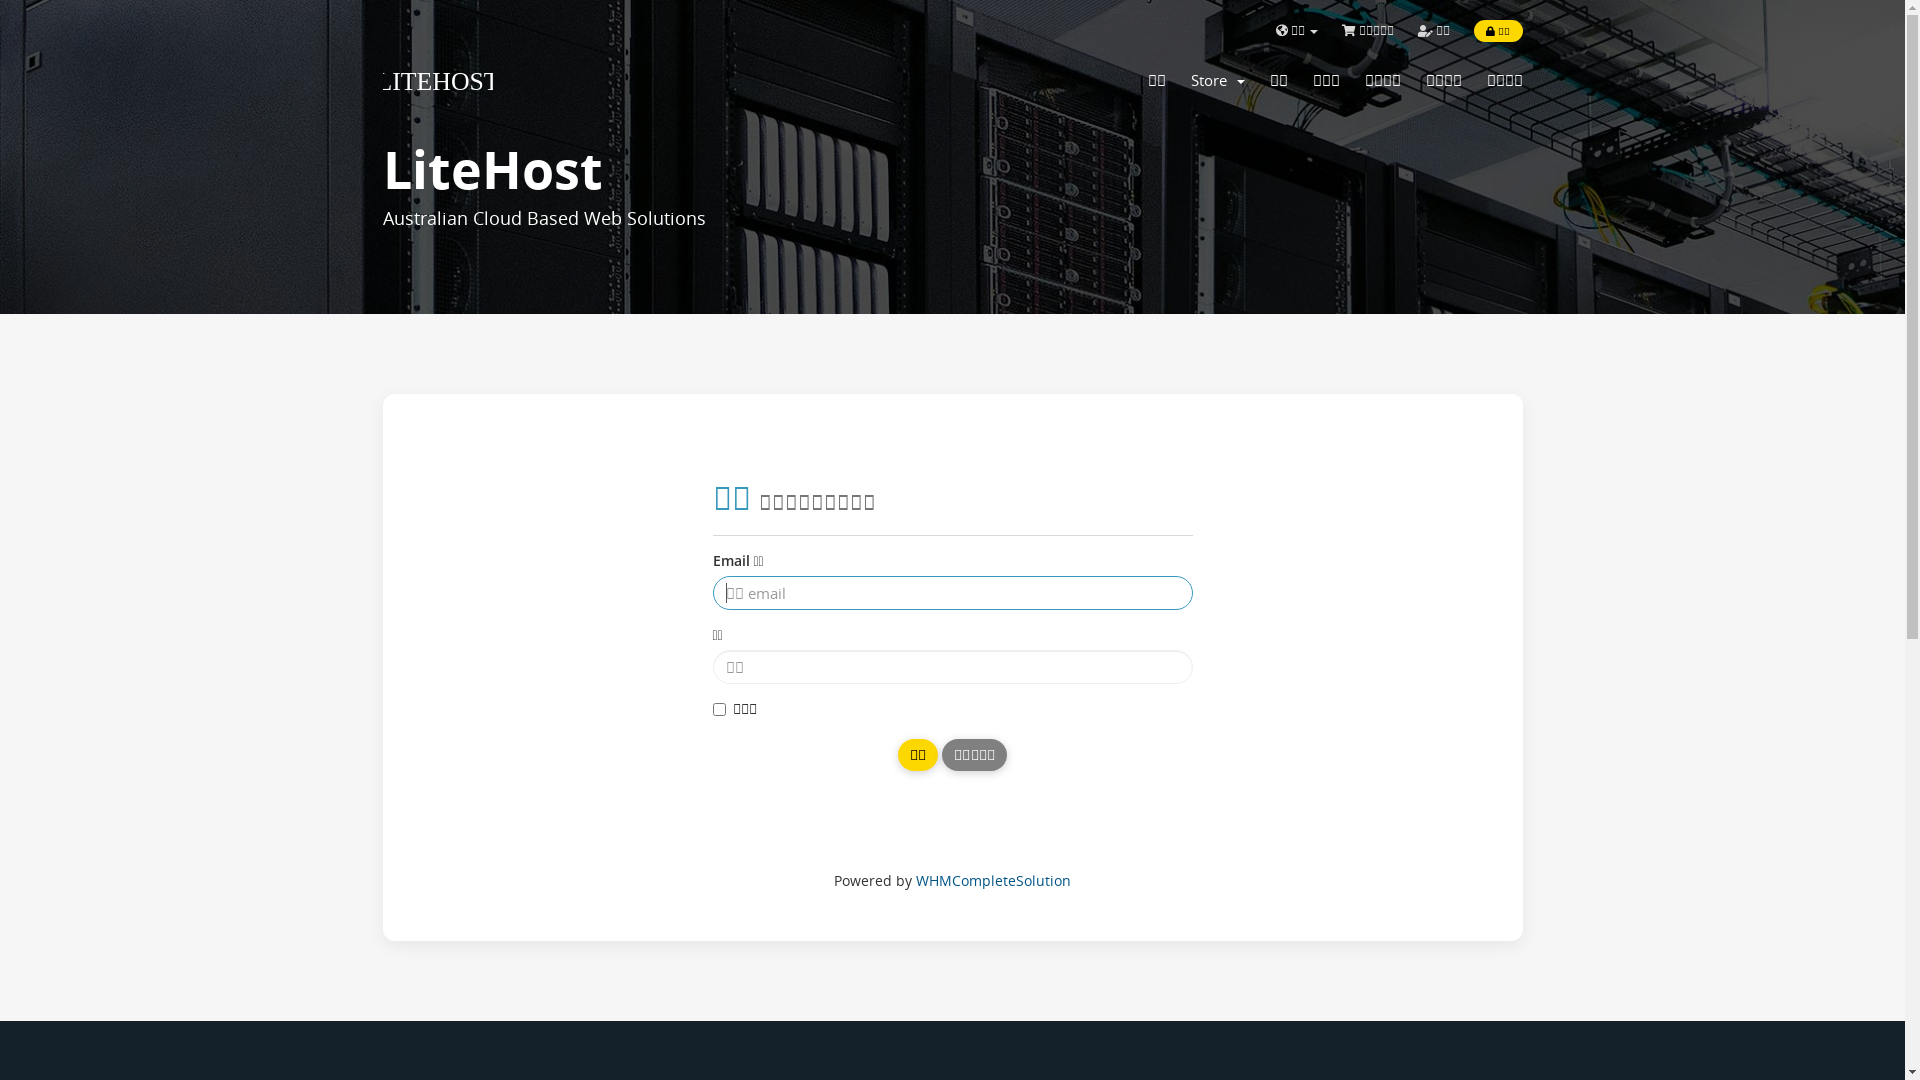 The height and width of the screenshot is (1080, 1920). I want to click on 'WHMCompleteSolution', so click(993, 879).